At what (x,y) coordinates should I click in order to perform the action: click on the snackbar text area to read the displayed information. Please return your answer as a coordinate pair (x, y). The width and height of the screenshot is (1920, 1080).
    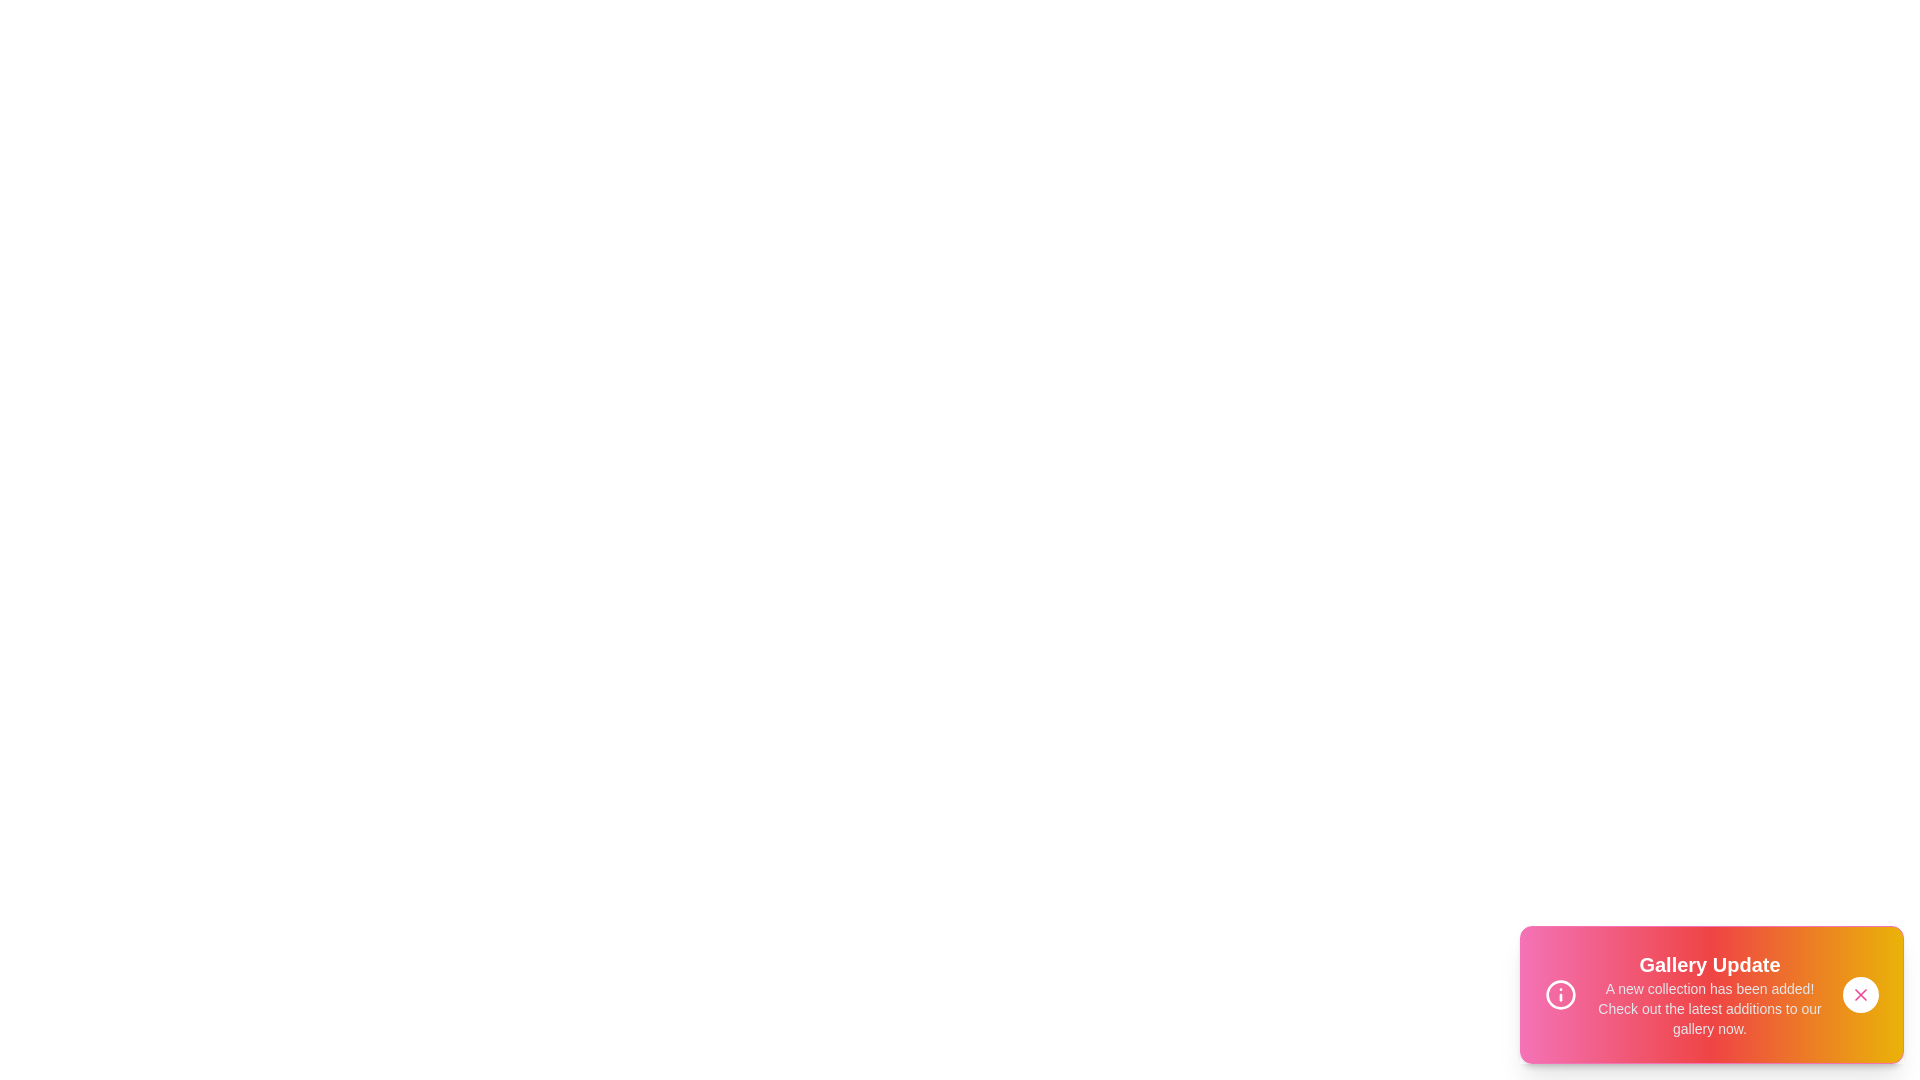
    Looking at the image, I should click on (1708, 995).